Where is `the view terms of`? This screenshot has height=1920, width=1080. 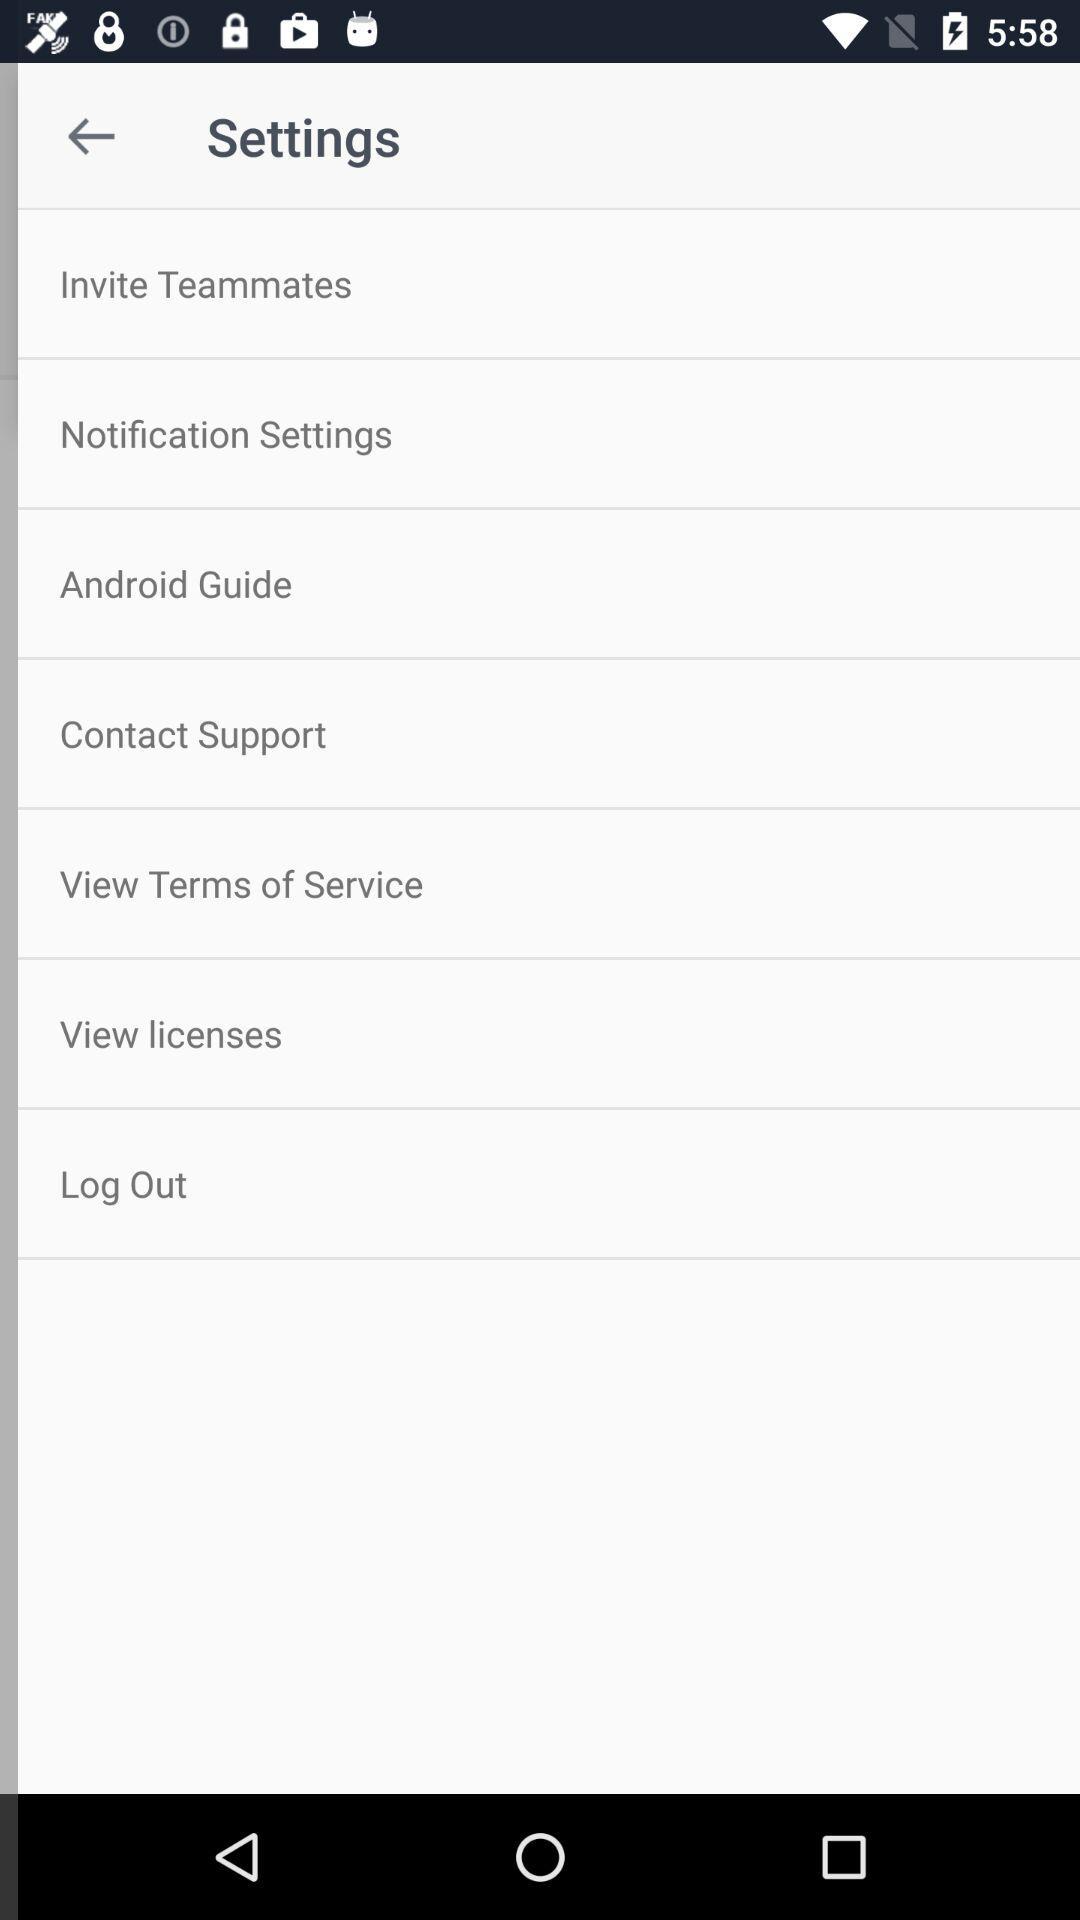
the view terms of is located at coordinates (540, 882).